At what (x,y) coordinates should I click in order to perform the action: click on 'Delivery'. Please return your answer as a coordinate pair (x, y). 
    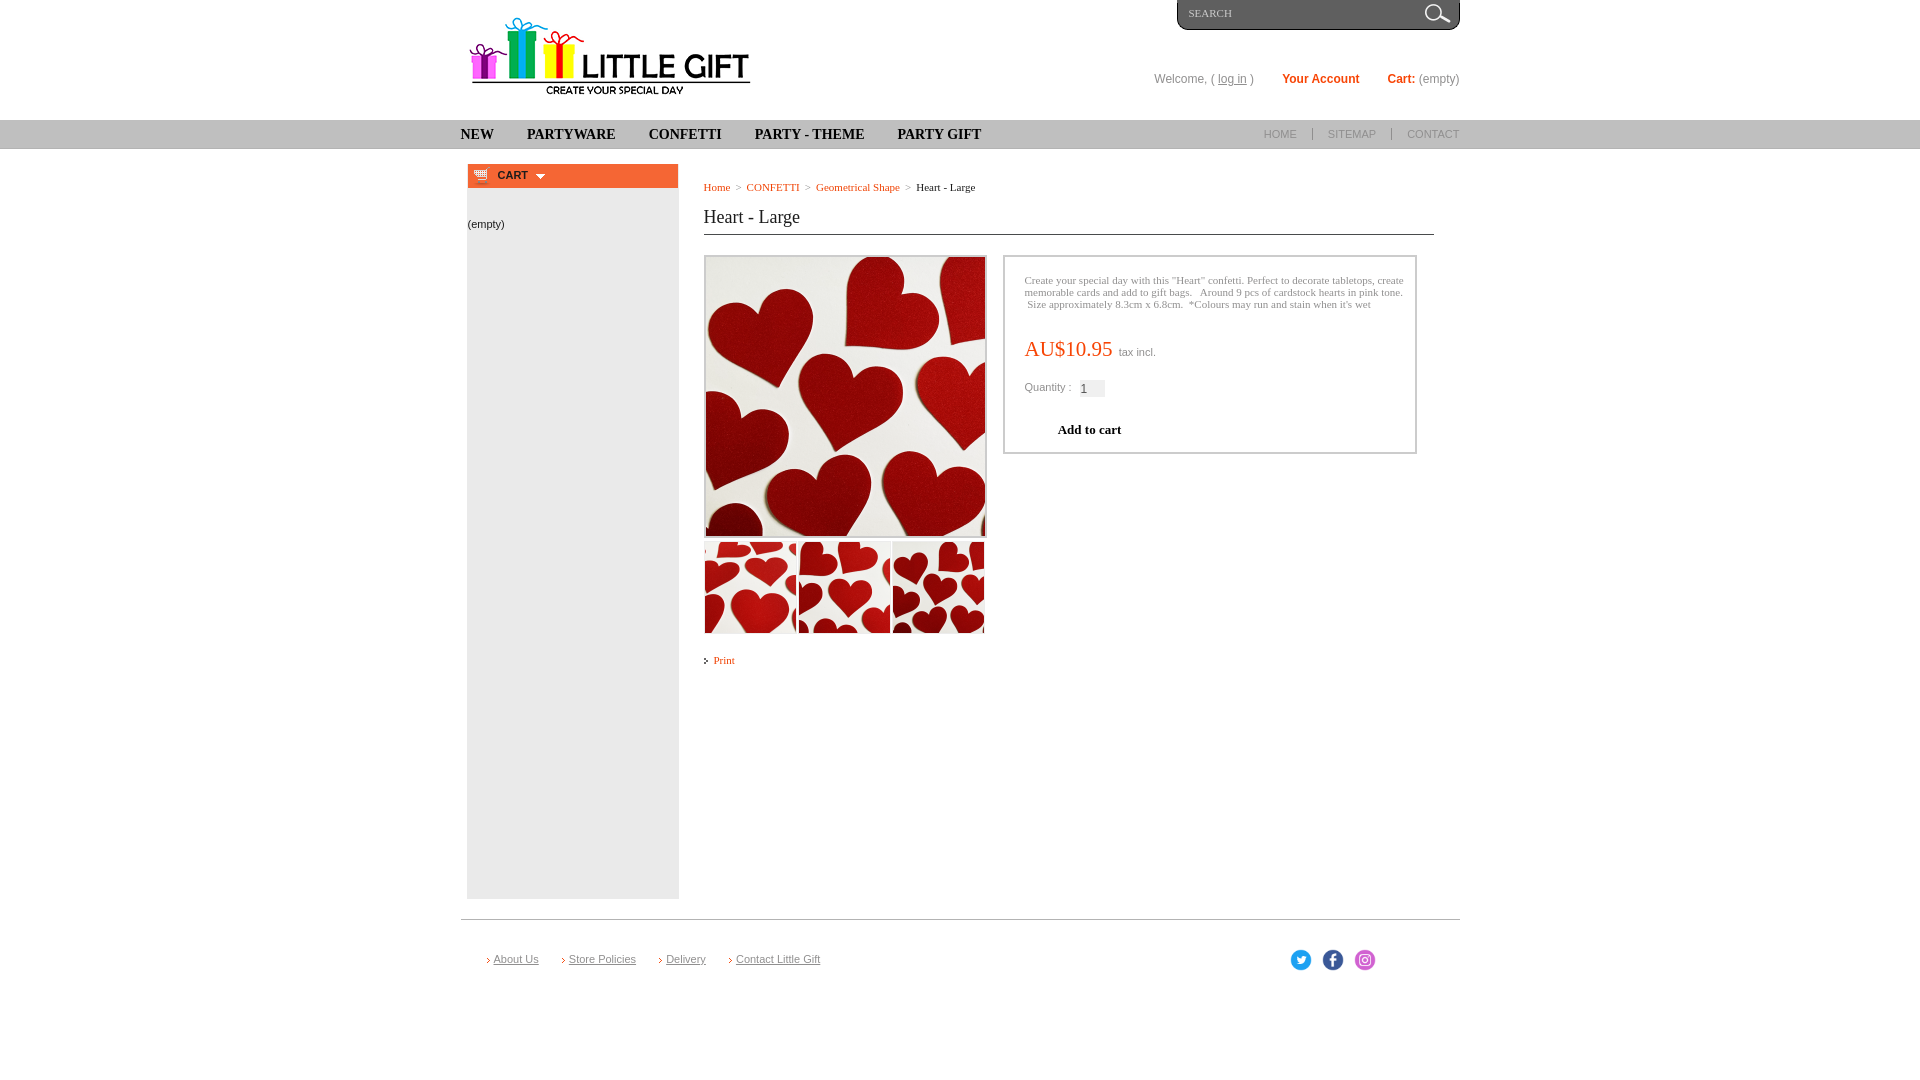
    Looking at the image, I should click on (686, 958).